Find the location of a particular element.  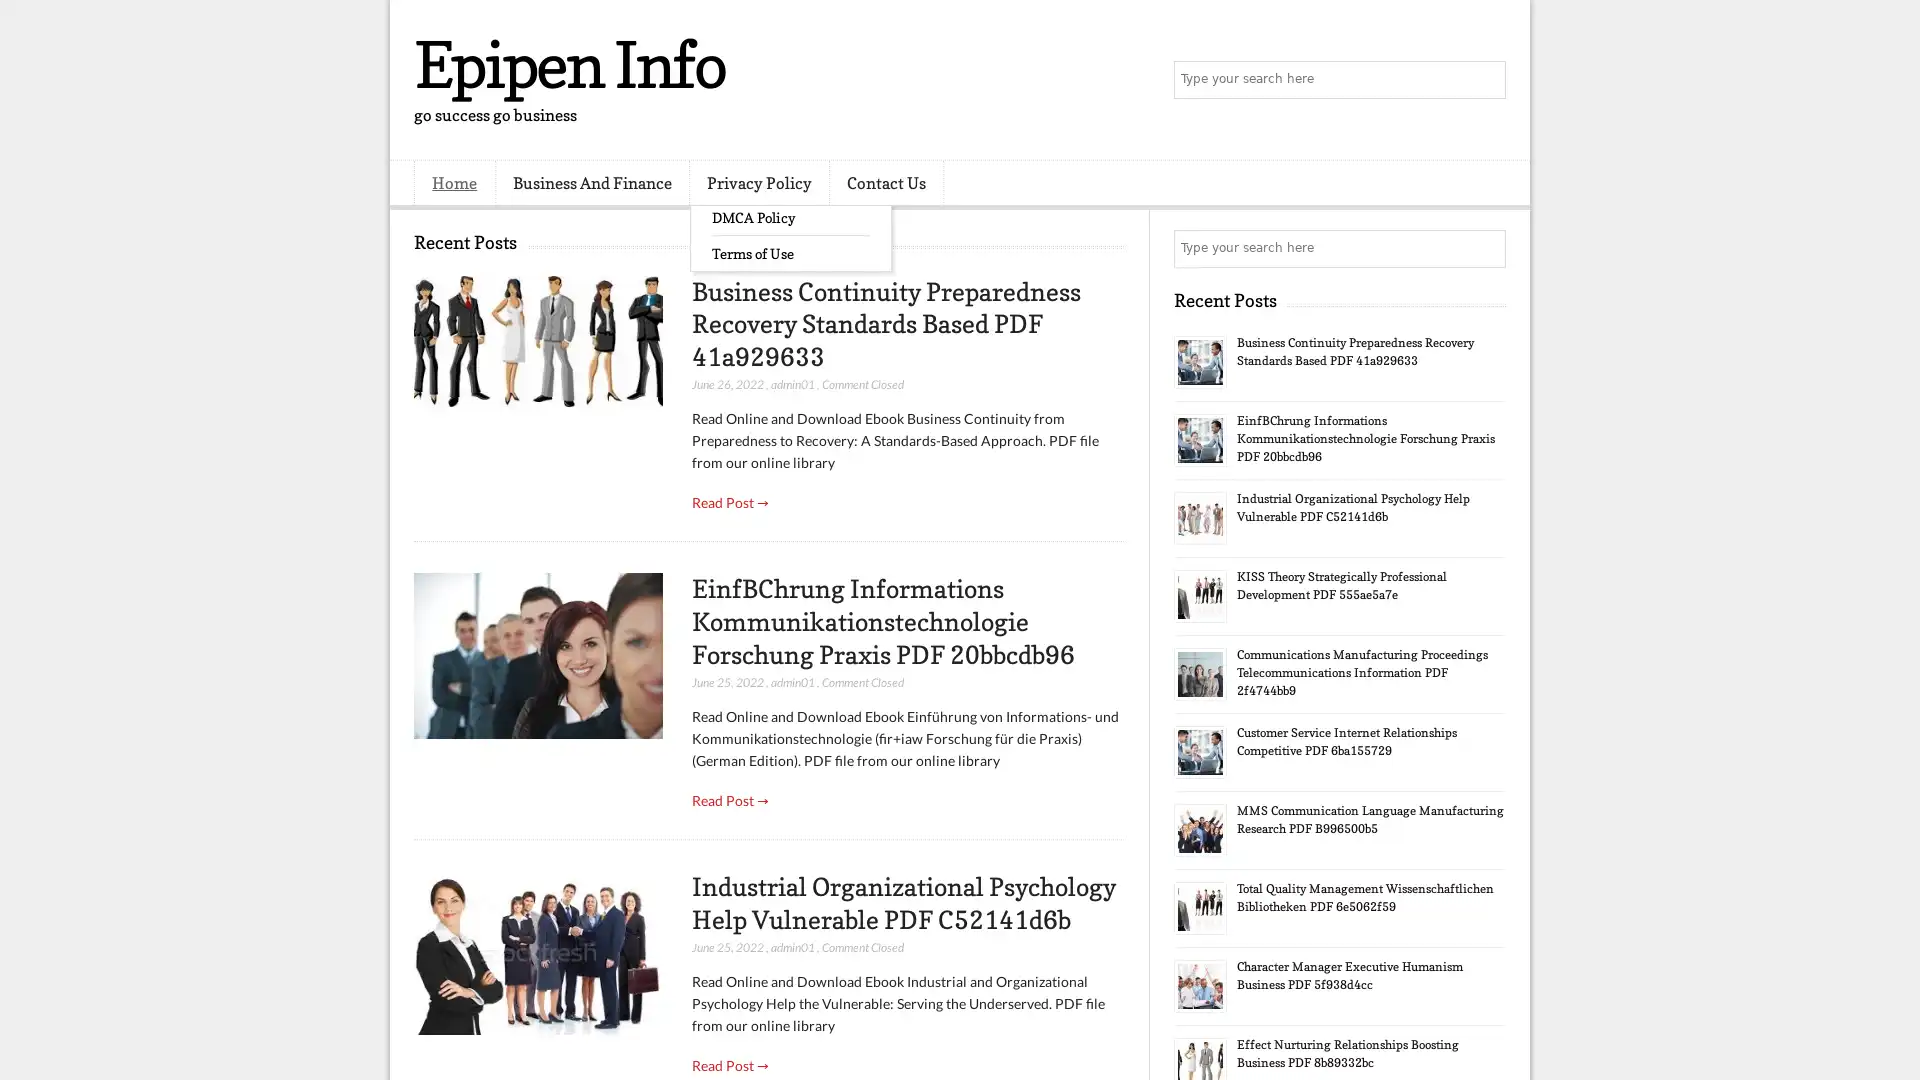

Search is located at coordinates (1485, 80).